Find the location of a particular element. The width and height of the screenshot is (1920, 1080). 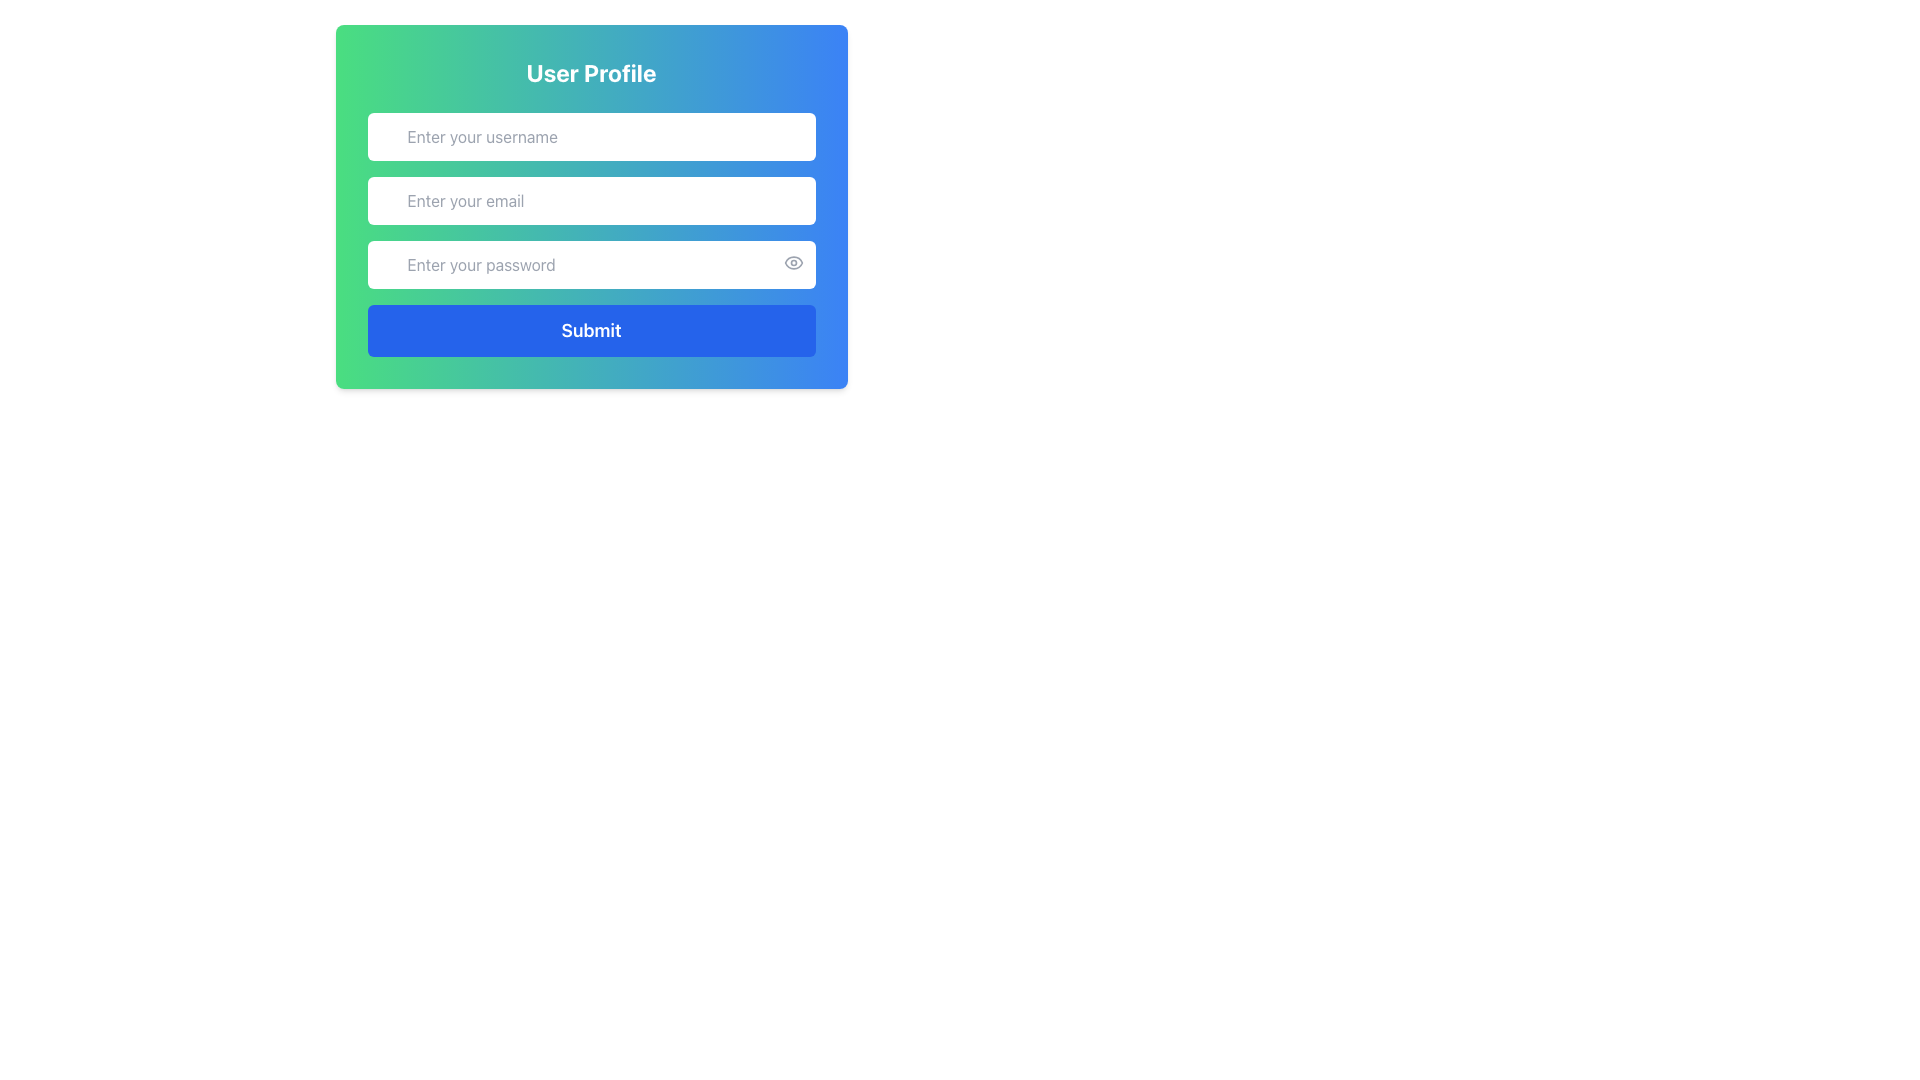

the submission button located at the bottom of the user profile form is located at coordinates (590, 330).